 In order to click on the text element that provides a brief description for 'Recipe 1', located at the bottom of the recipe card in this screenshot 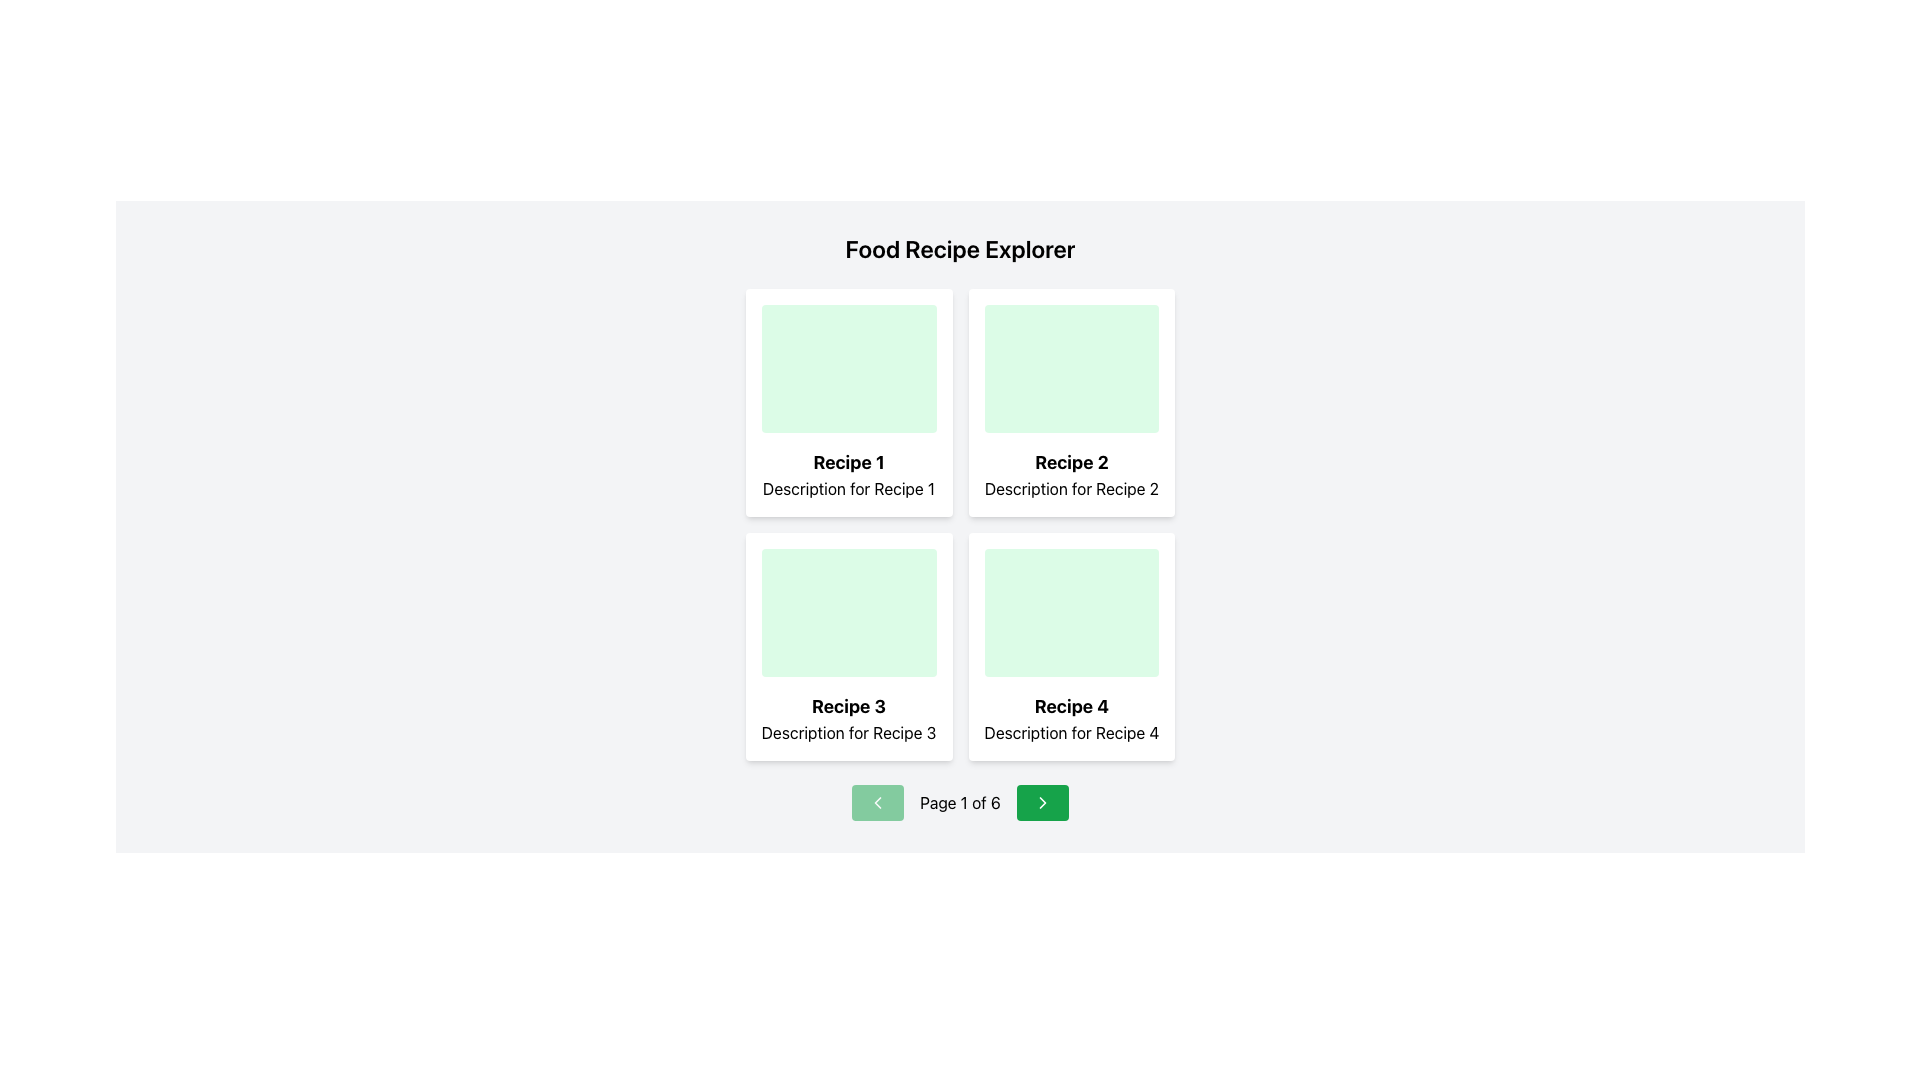, I will do `click(849, 489)`.